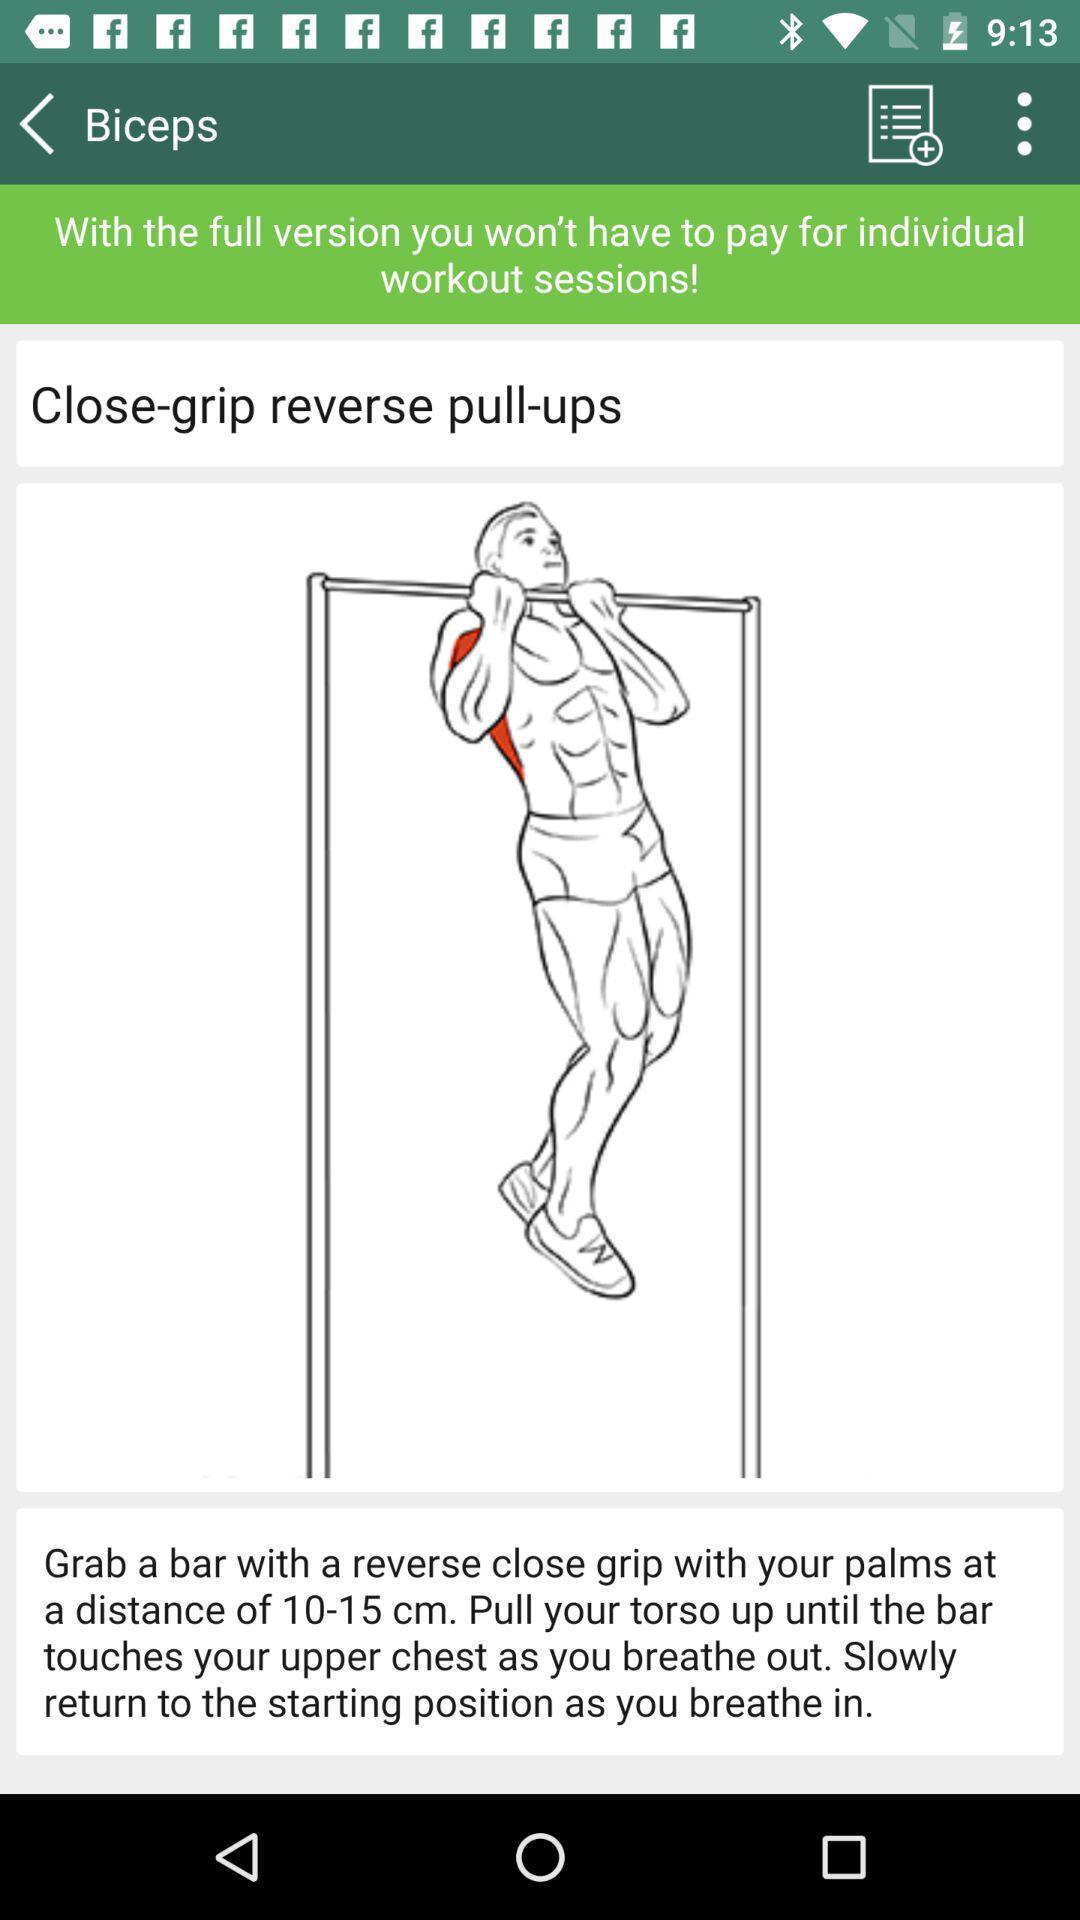 The width and height of the screenshot is (1080, 1920). What do you see at coordinates (1031, 122) in the screenshot?
I see `app above with the full` at bounding box center [1031, 122].